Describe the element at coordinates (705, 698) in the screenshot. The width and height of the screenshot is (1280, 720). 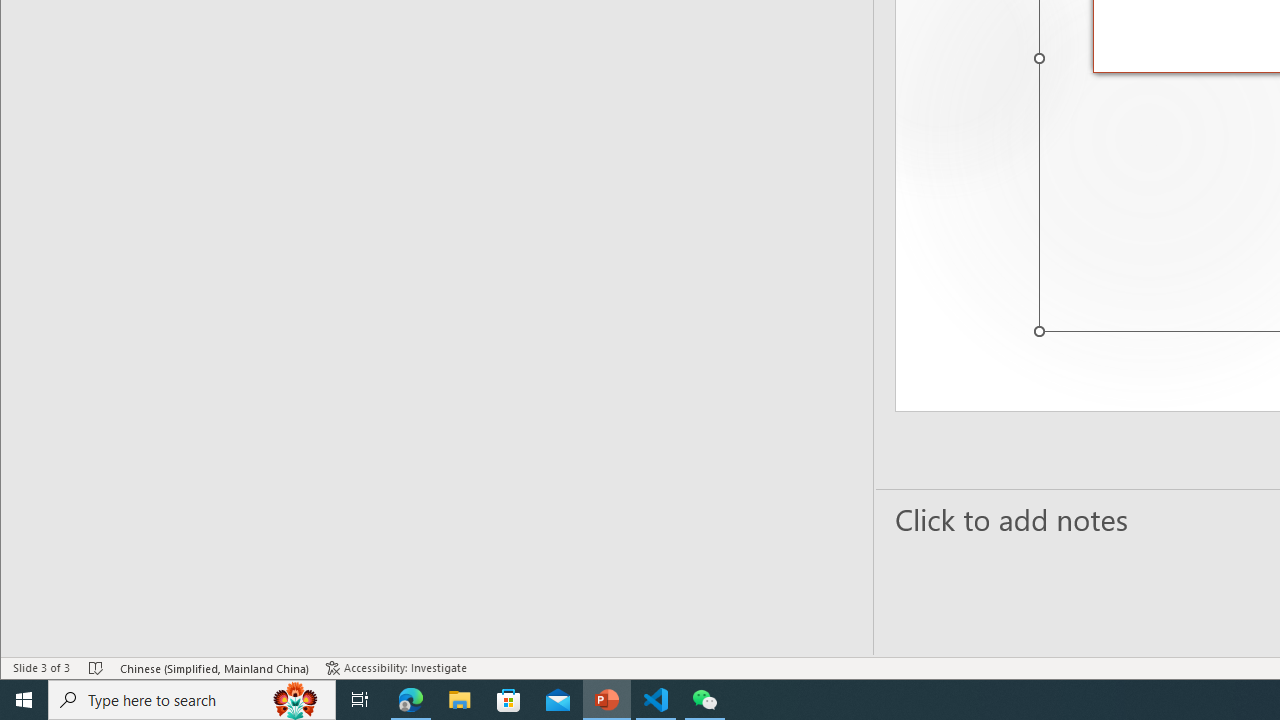
I see `'WeChat - 1 running window'` at that location.